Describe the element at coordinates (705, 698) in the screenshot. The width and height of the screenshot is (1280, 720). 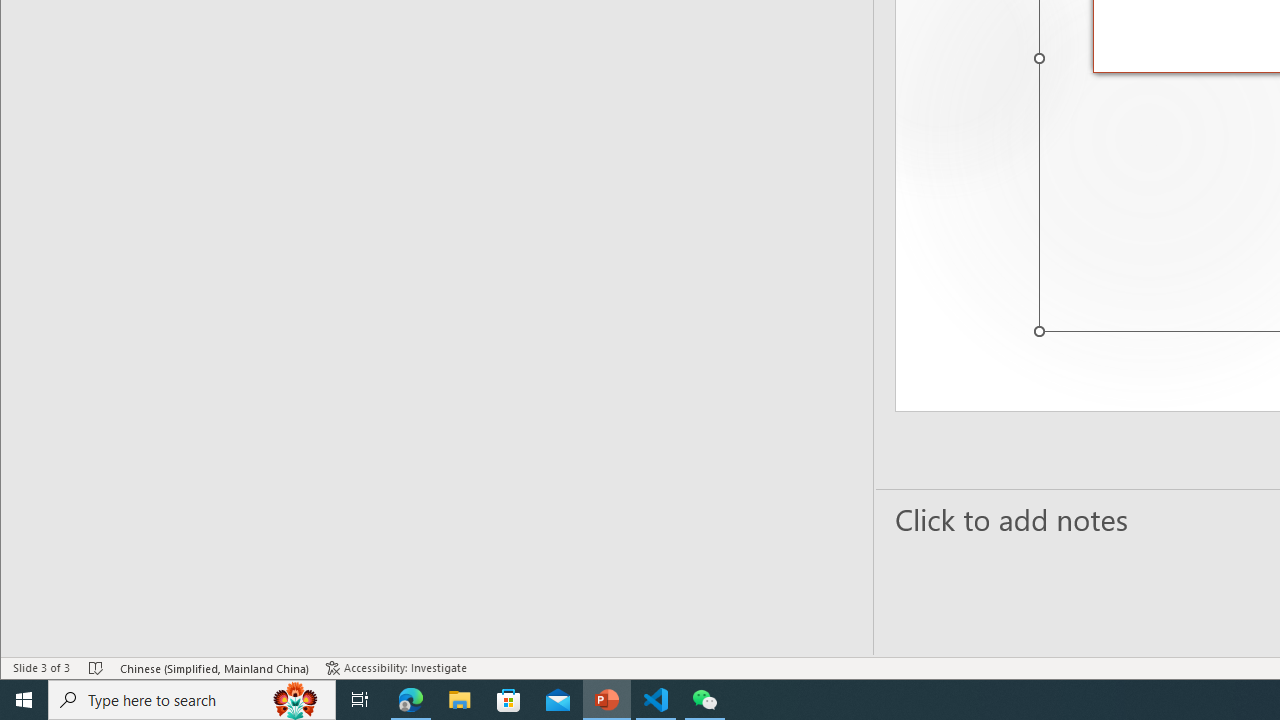
I see `'WeChat - 1 running window'` at that location.